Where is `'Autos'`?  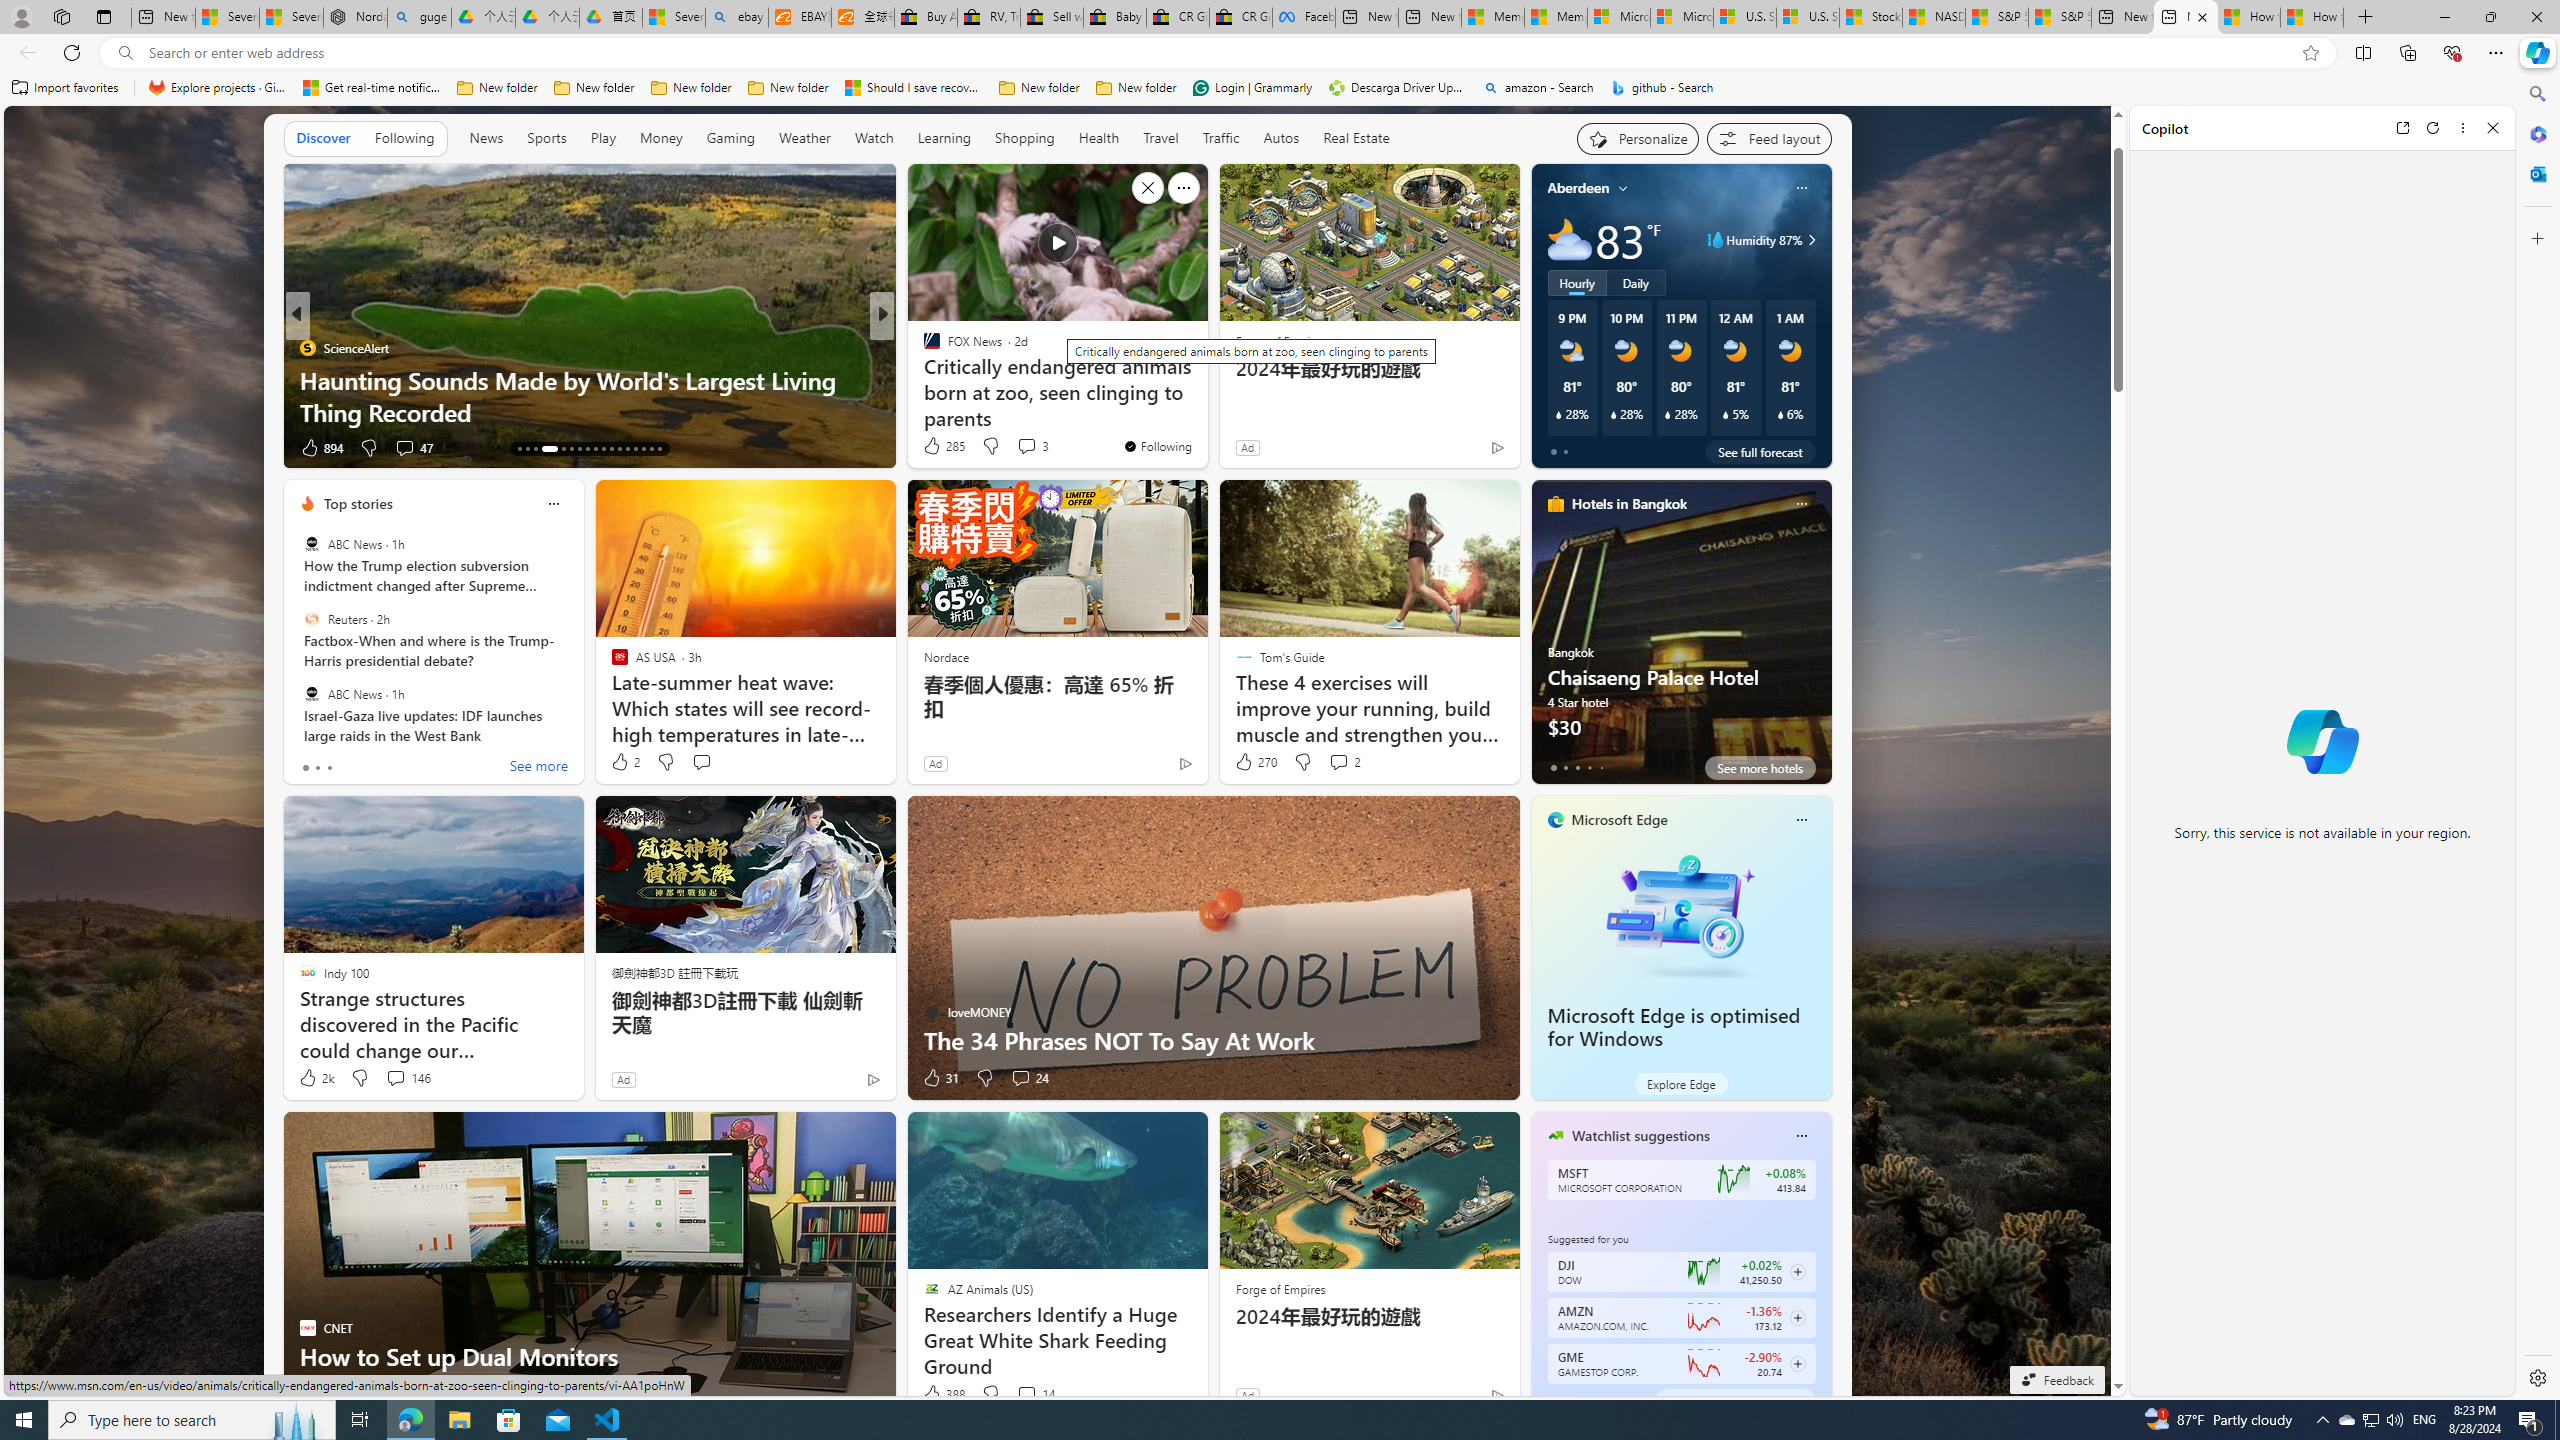 'Autos' is located at coordinates (1281, 137).